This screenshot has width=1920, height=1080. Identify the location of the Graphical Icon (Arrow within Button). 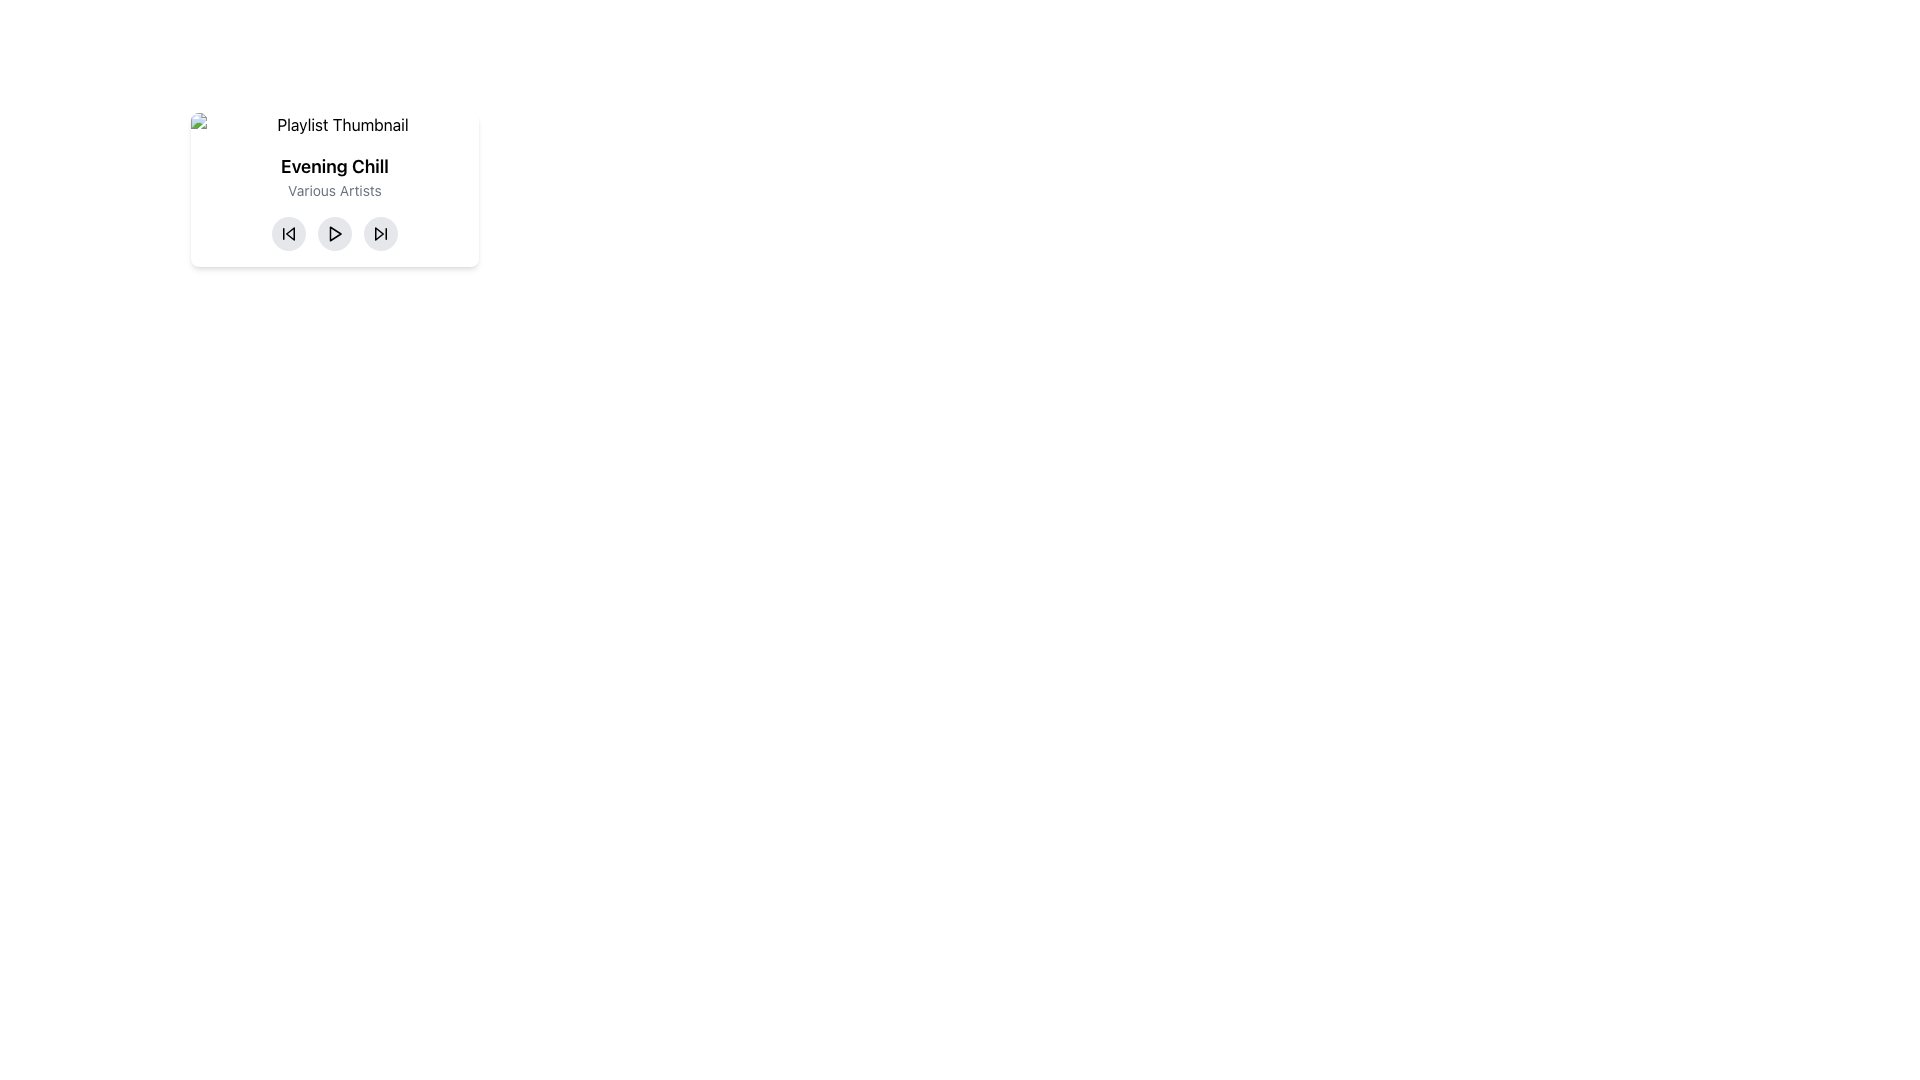
(379, 233).